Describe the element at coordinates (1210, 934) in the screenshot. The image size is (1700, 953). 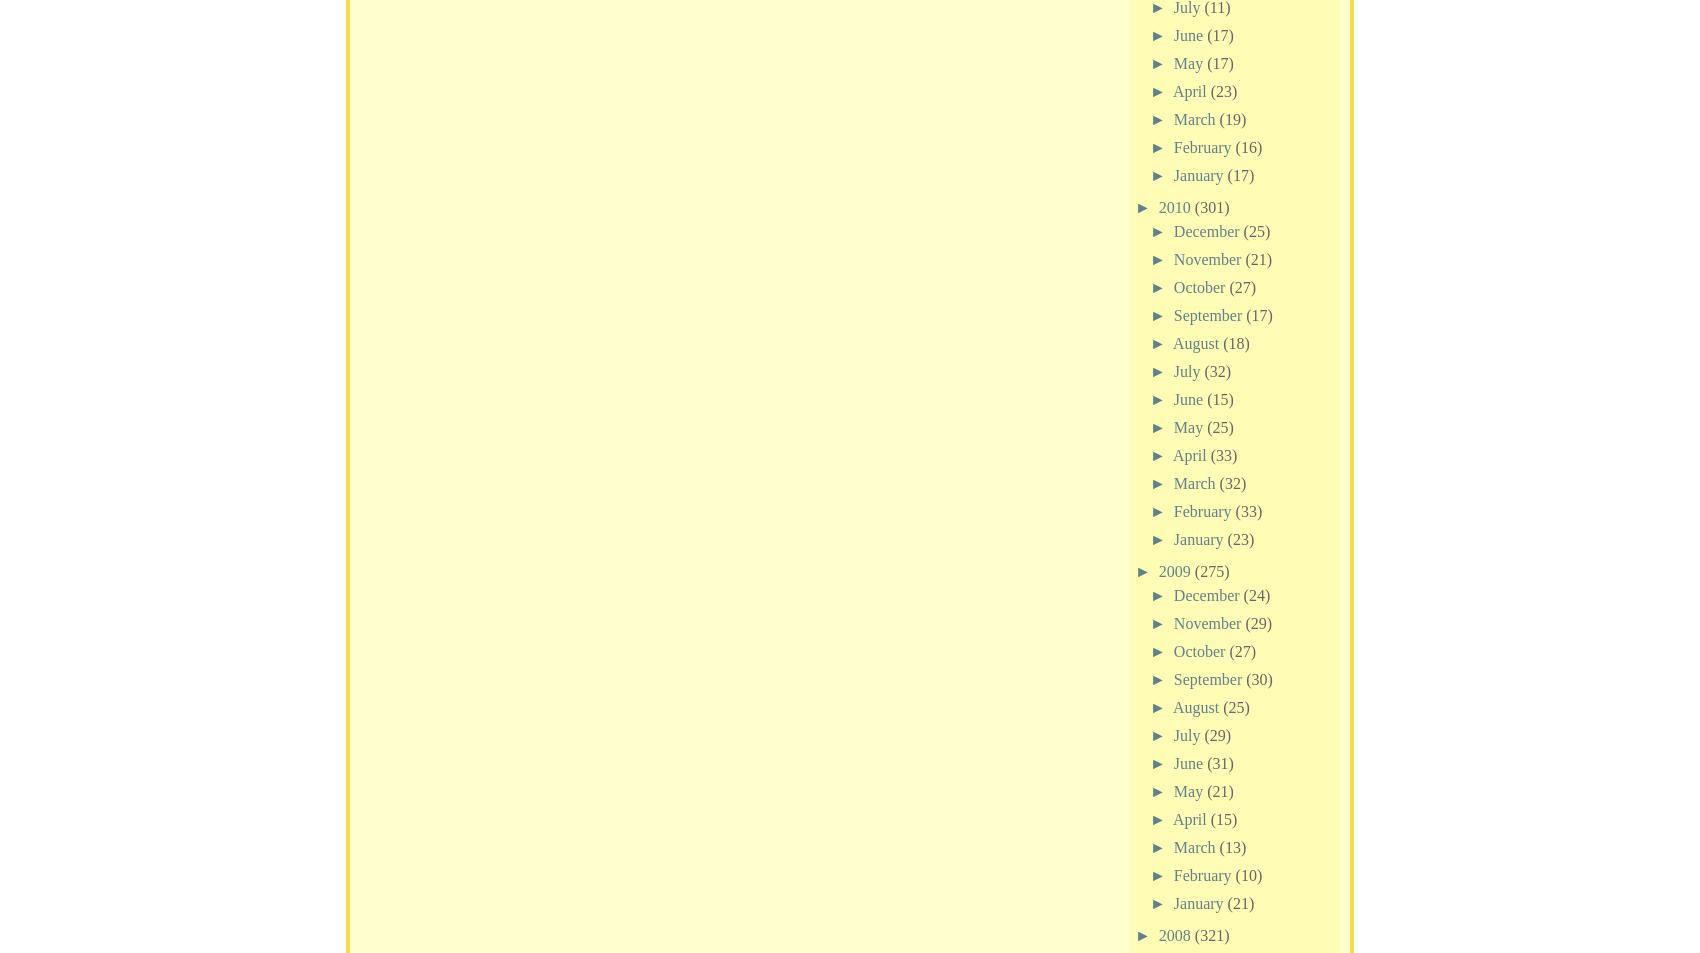
I see `'(321)'` at that location.